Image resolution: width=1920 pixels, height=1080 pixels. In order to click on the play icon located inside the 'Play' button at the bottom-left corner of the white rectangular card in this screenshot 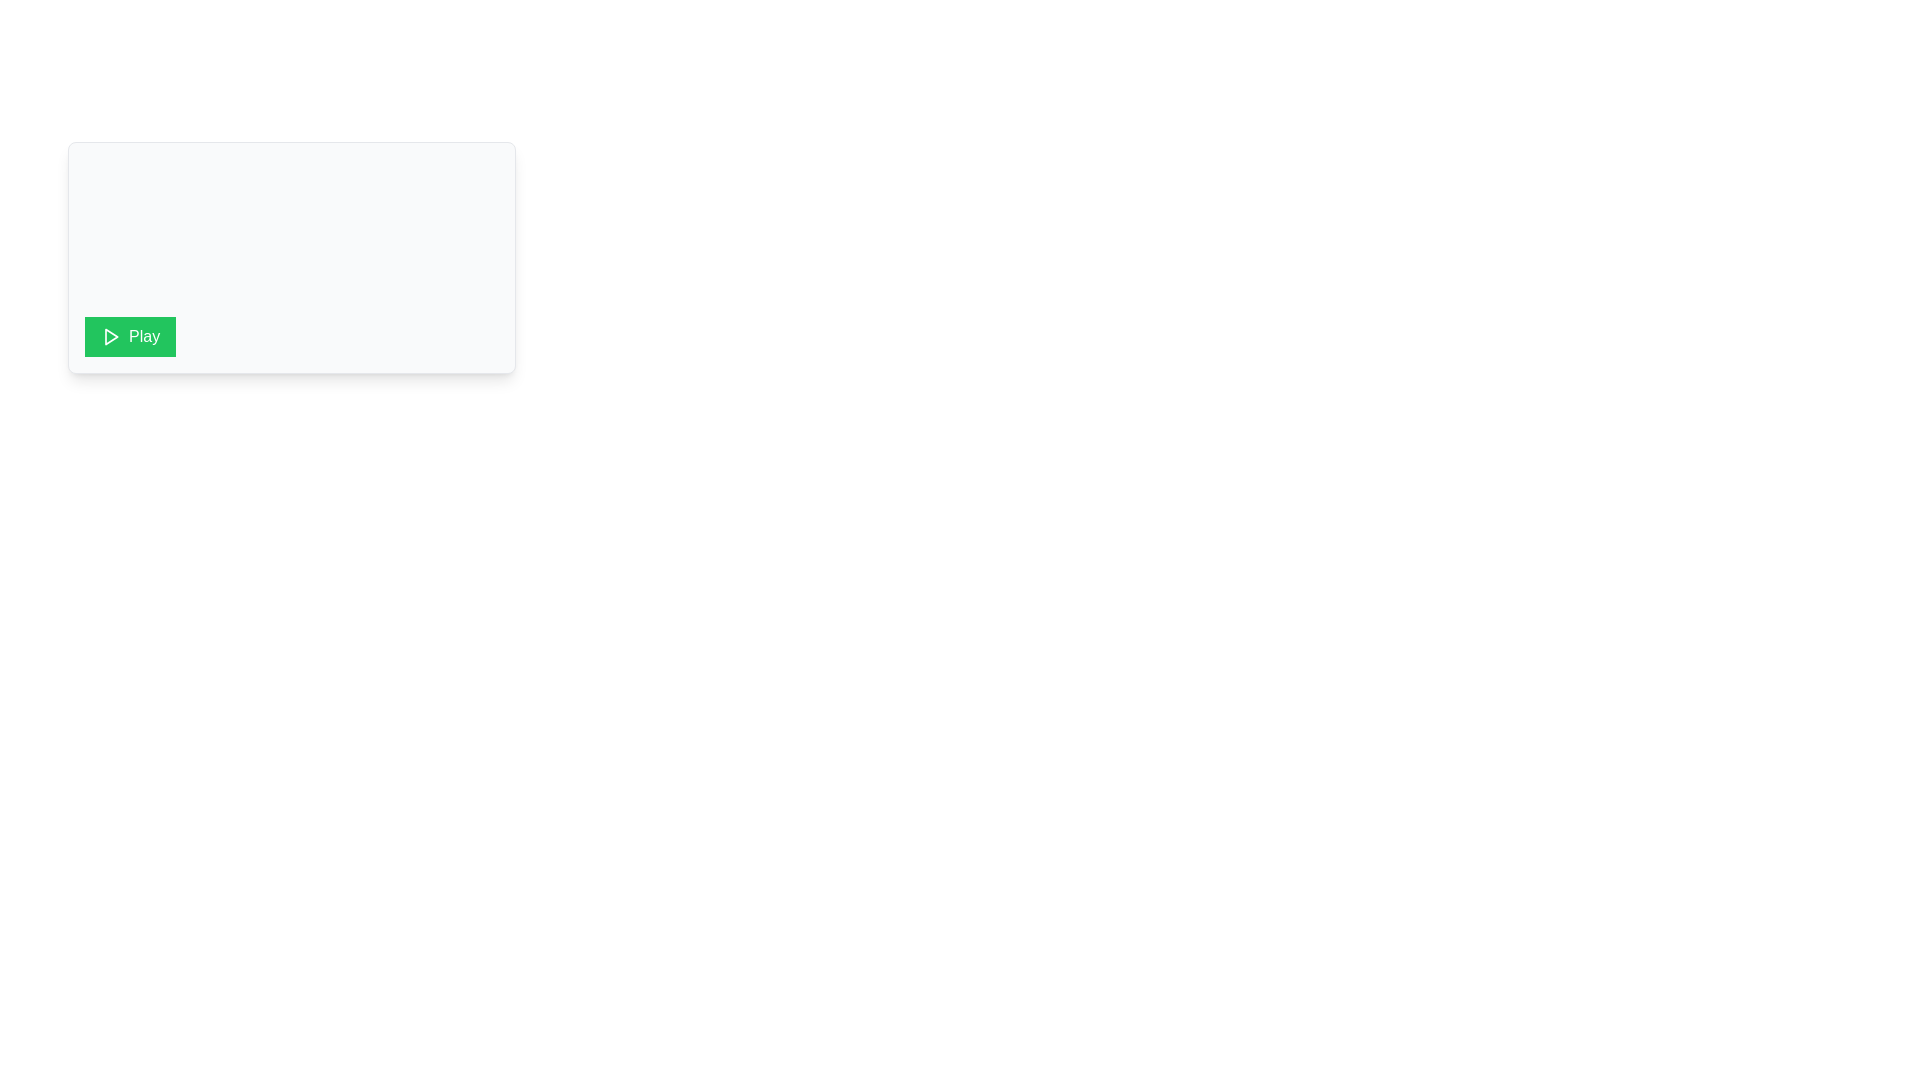, I will do `click(110, 335)`.